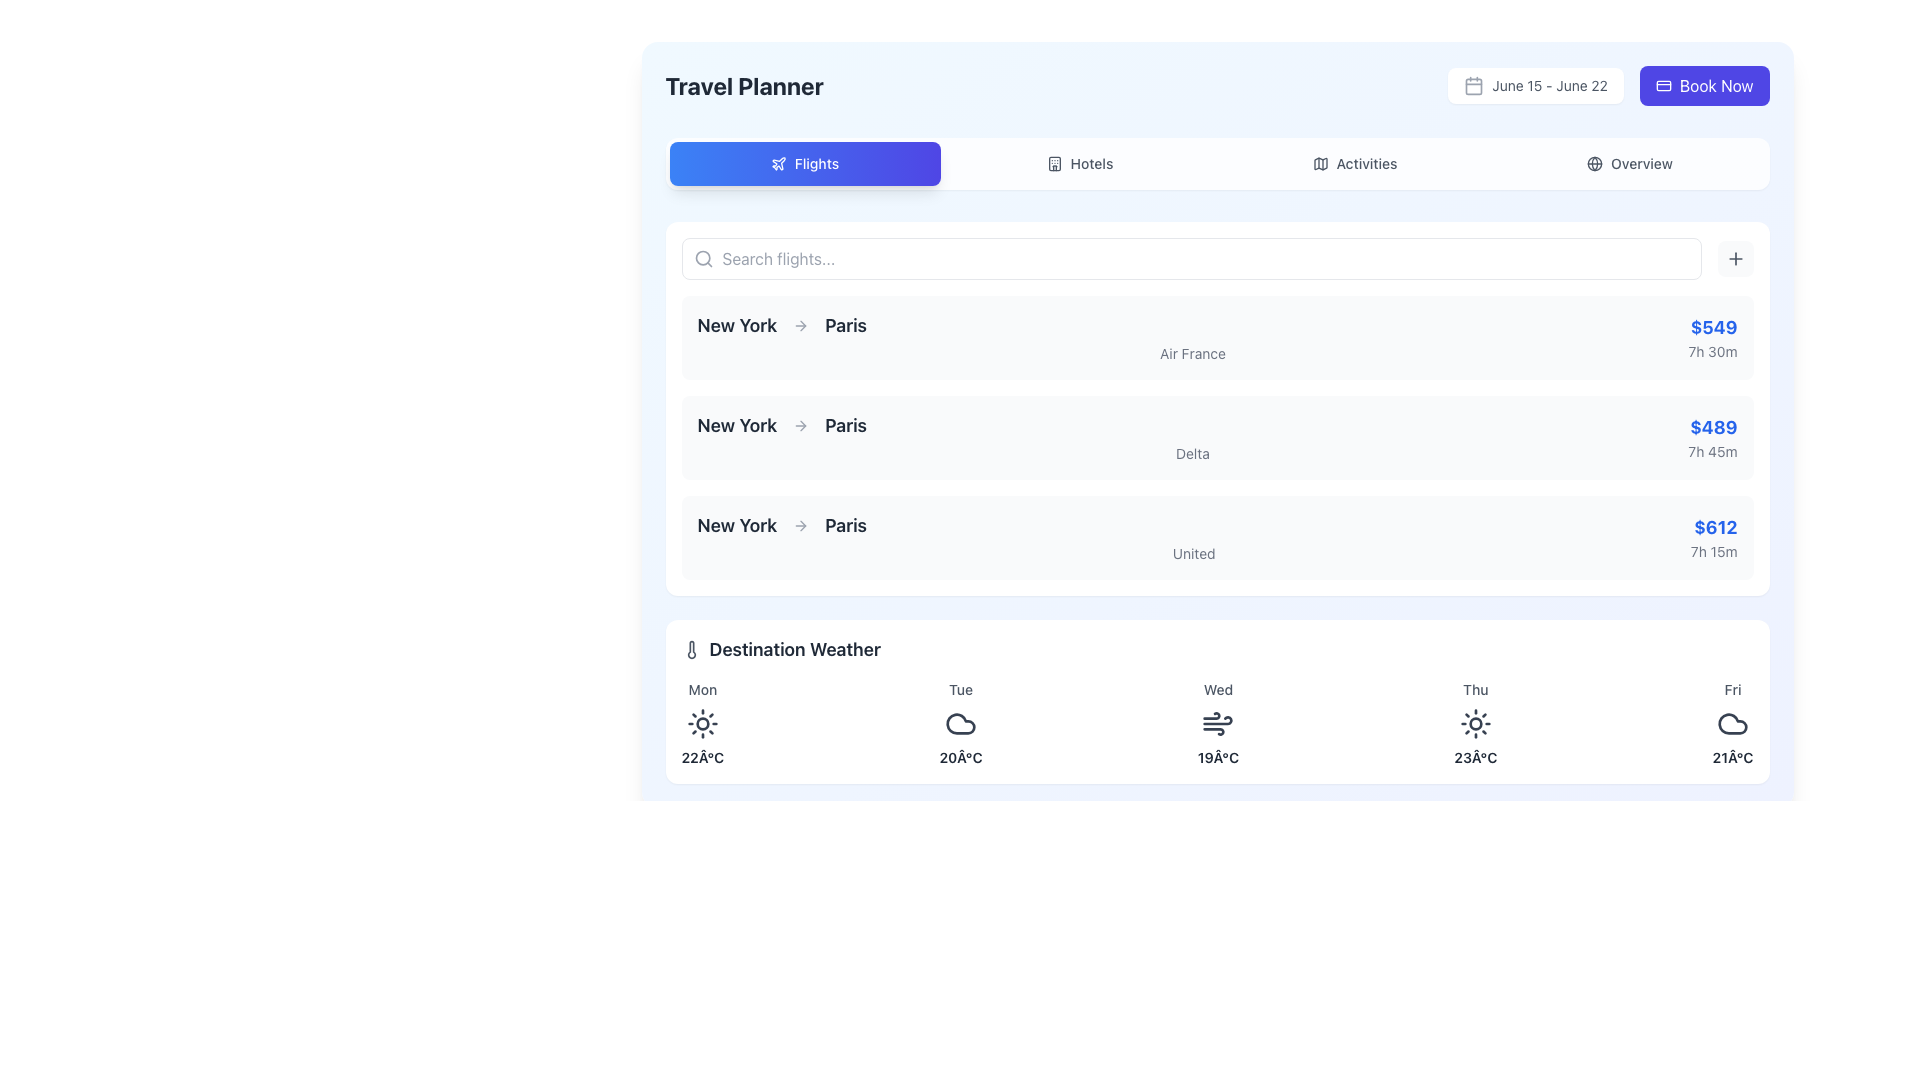 Image resolution: width=1920 pixels, height=1080 pixels. Describe the element at coordinates (1630, 163) in the screenshot. I see `the 'Overview' tab in the navigation bar` at that location.